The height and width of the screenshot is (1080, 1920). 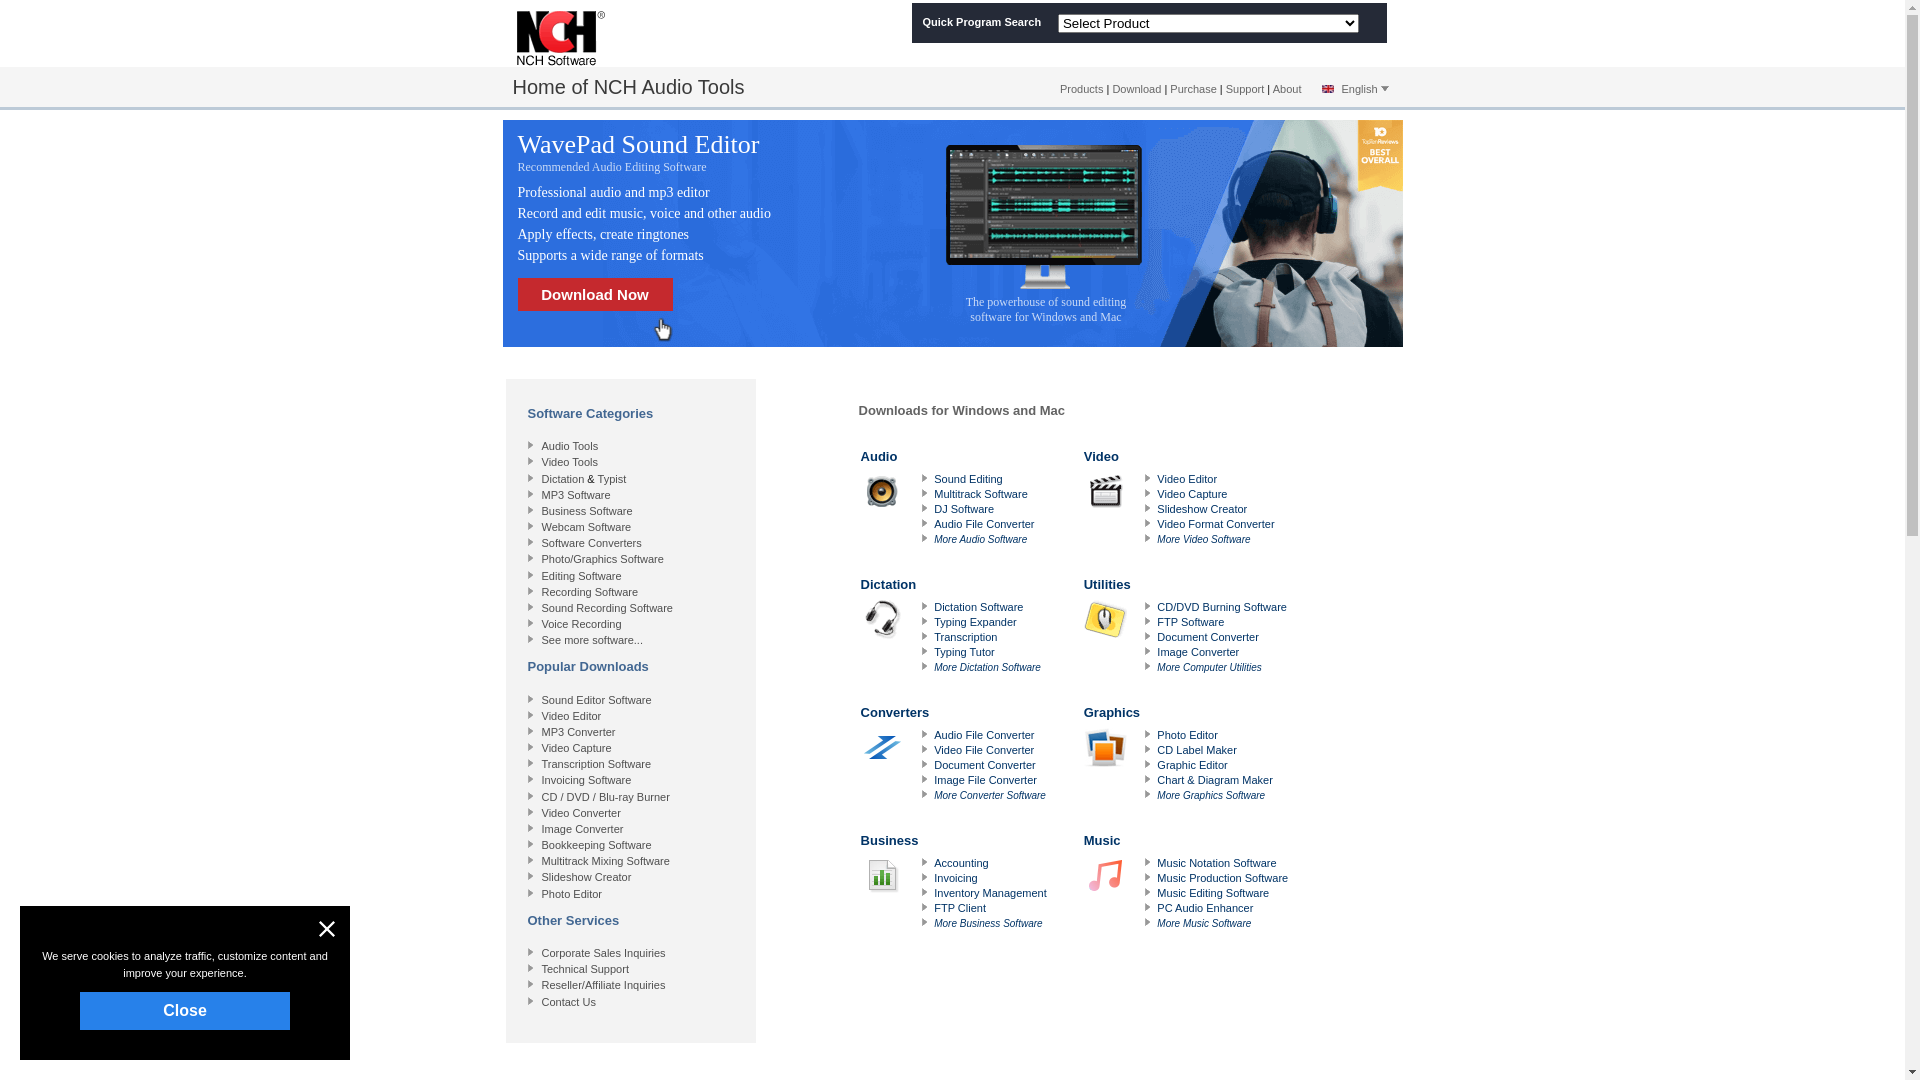 I want to click on 'Click to get WavePad Audio Editor', so click(x=600, y=232).